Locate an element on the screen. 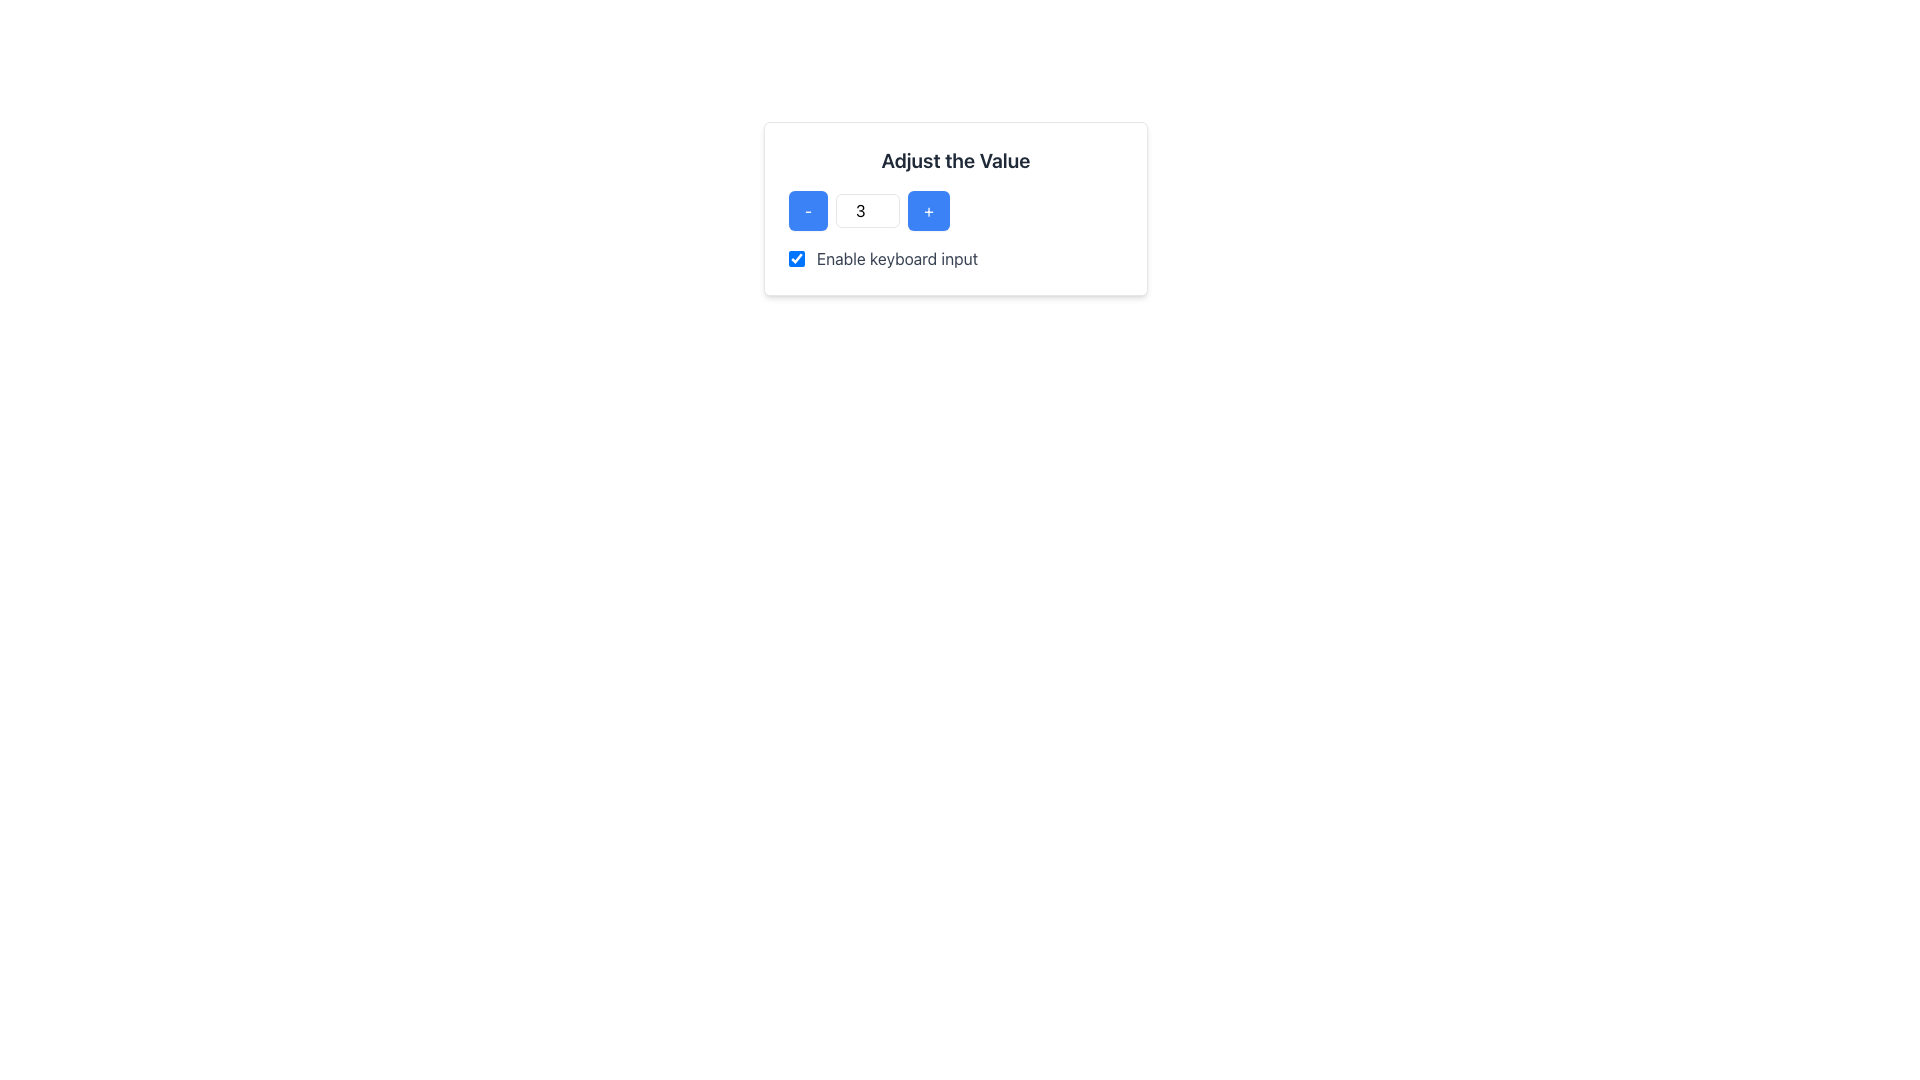  the blue button with a white '+' symbol in the center to increase the value is located at coordinates (928, 211).